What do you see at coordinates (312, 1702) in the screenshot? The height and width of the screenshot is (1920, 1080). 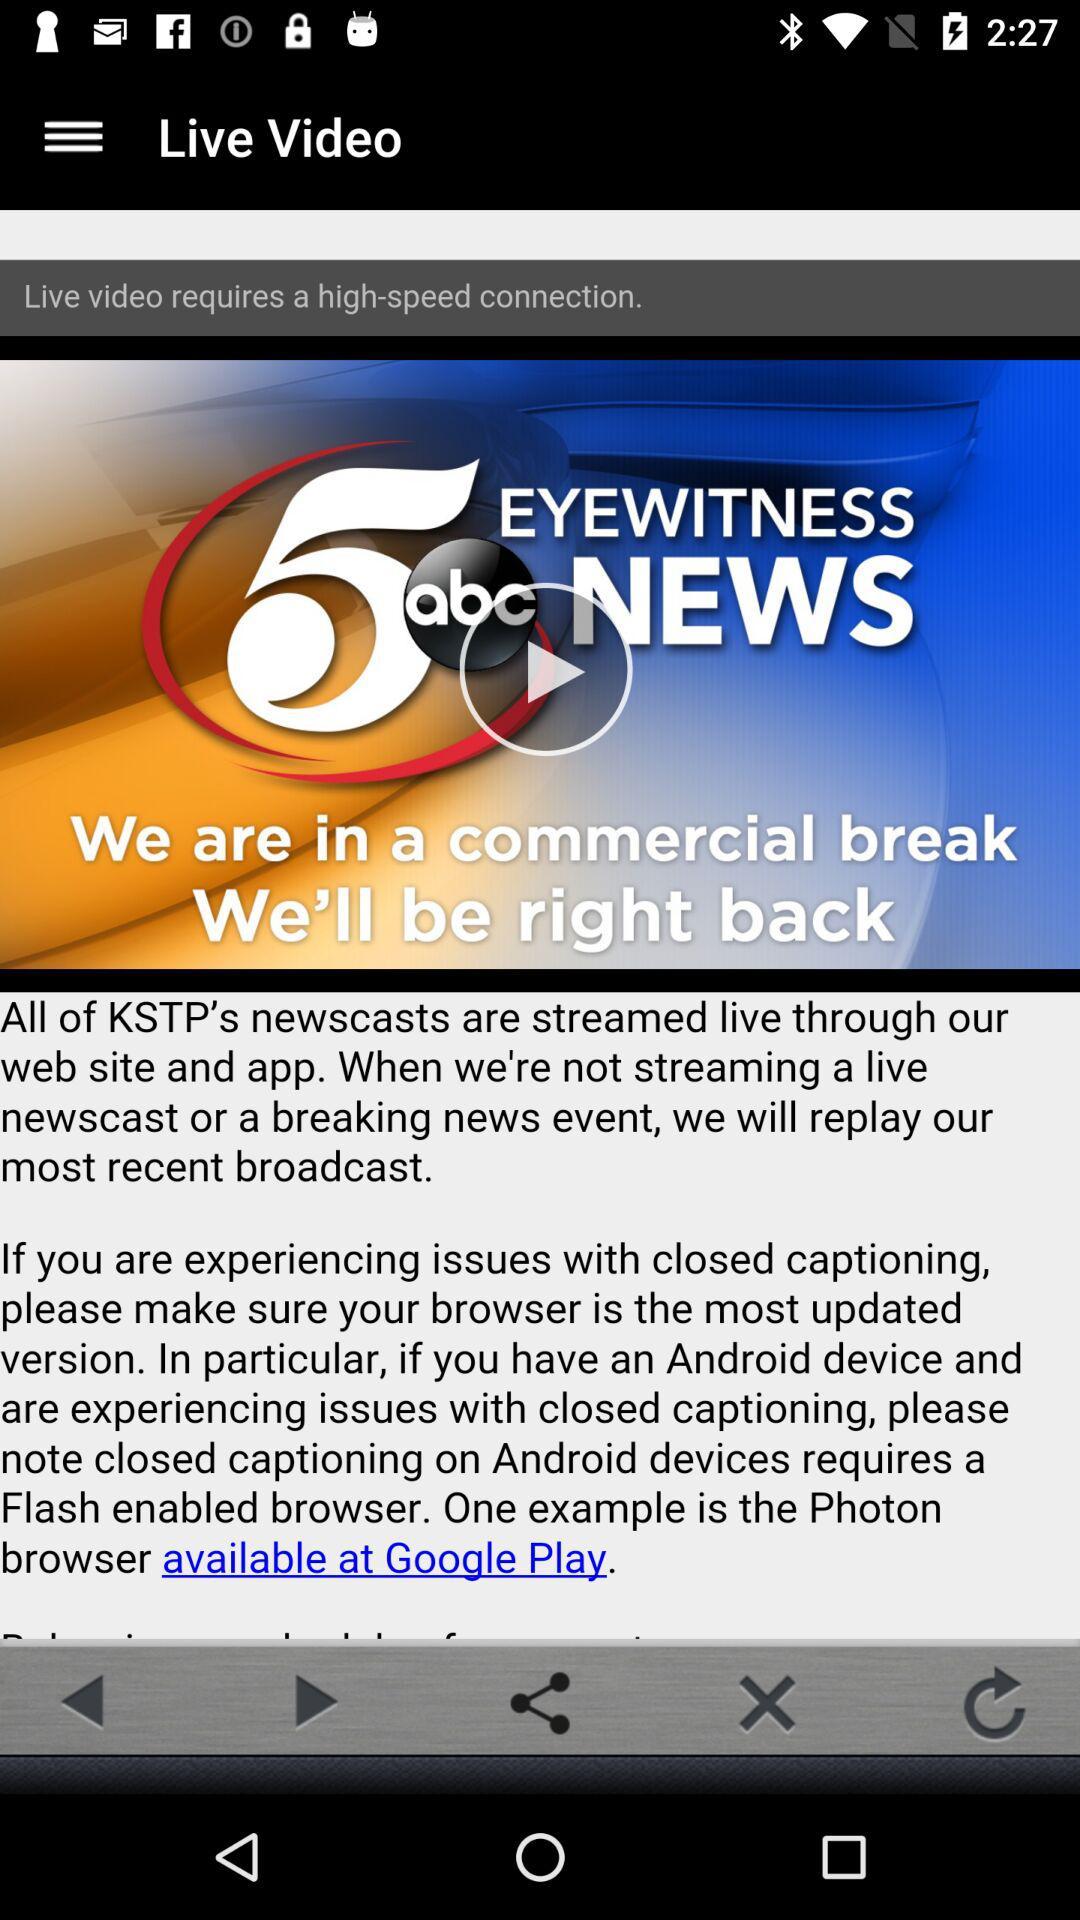 I see `the play icon` at bounding box center [312, 1702].